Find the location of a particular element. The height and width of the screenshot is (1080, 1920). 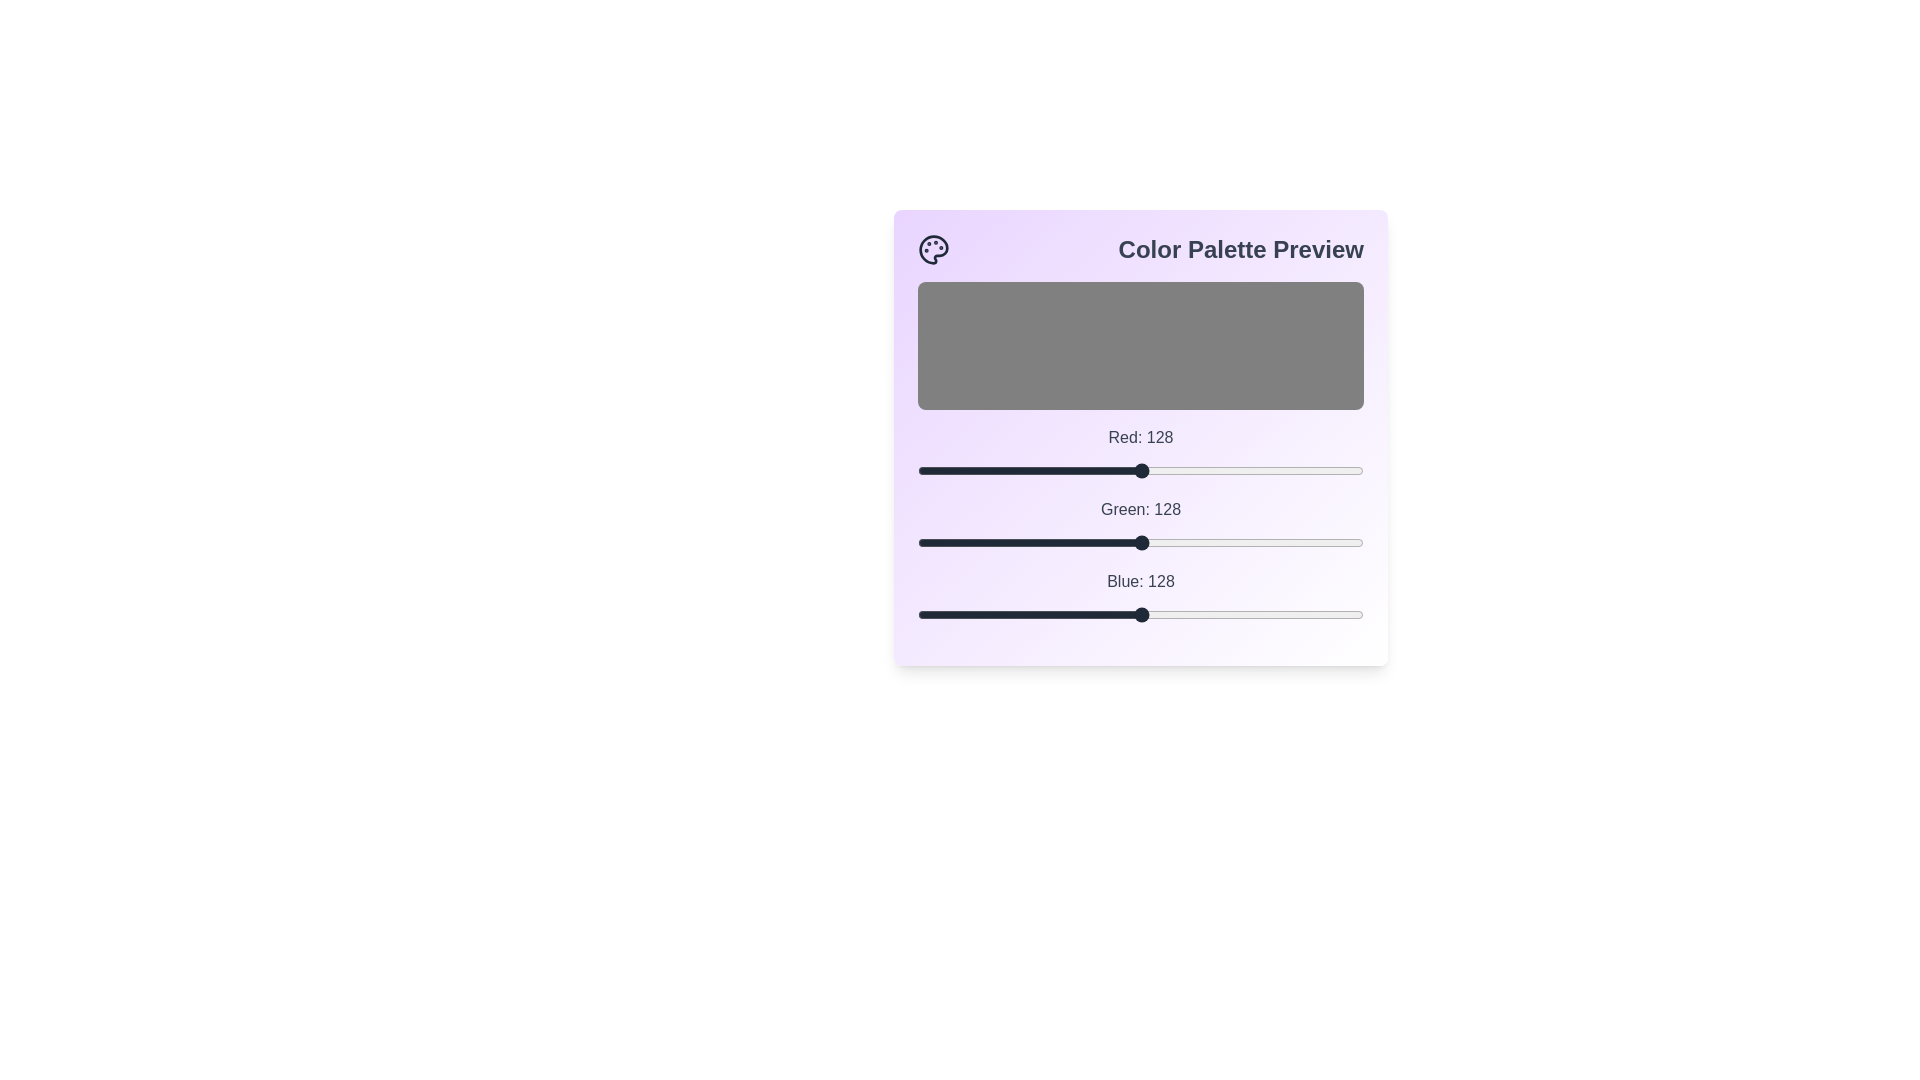

the red color intensity is located at coordinates (1162, 470).